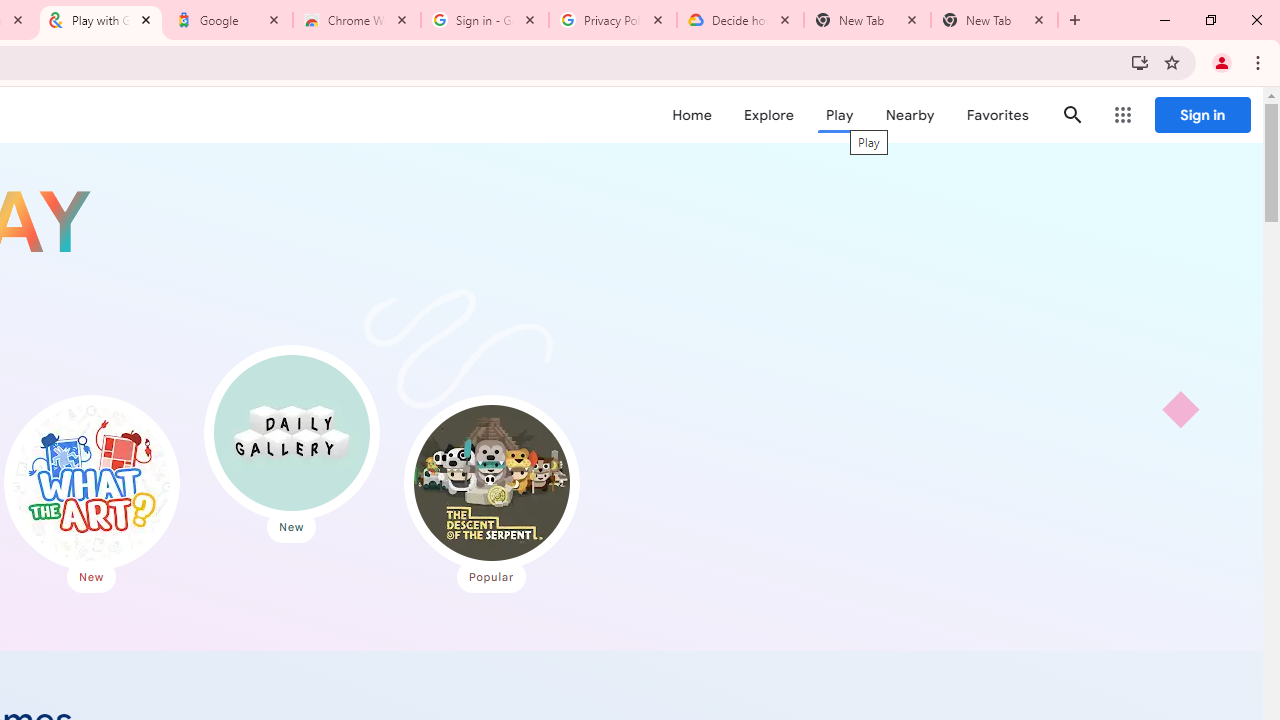  Describe the element at coordinates (90, 483) in the screenshot. I see `'What the Art?'` at that location.